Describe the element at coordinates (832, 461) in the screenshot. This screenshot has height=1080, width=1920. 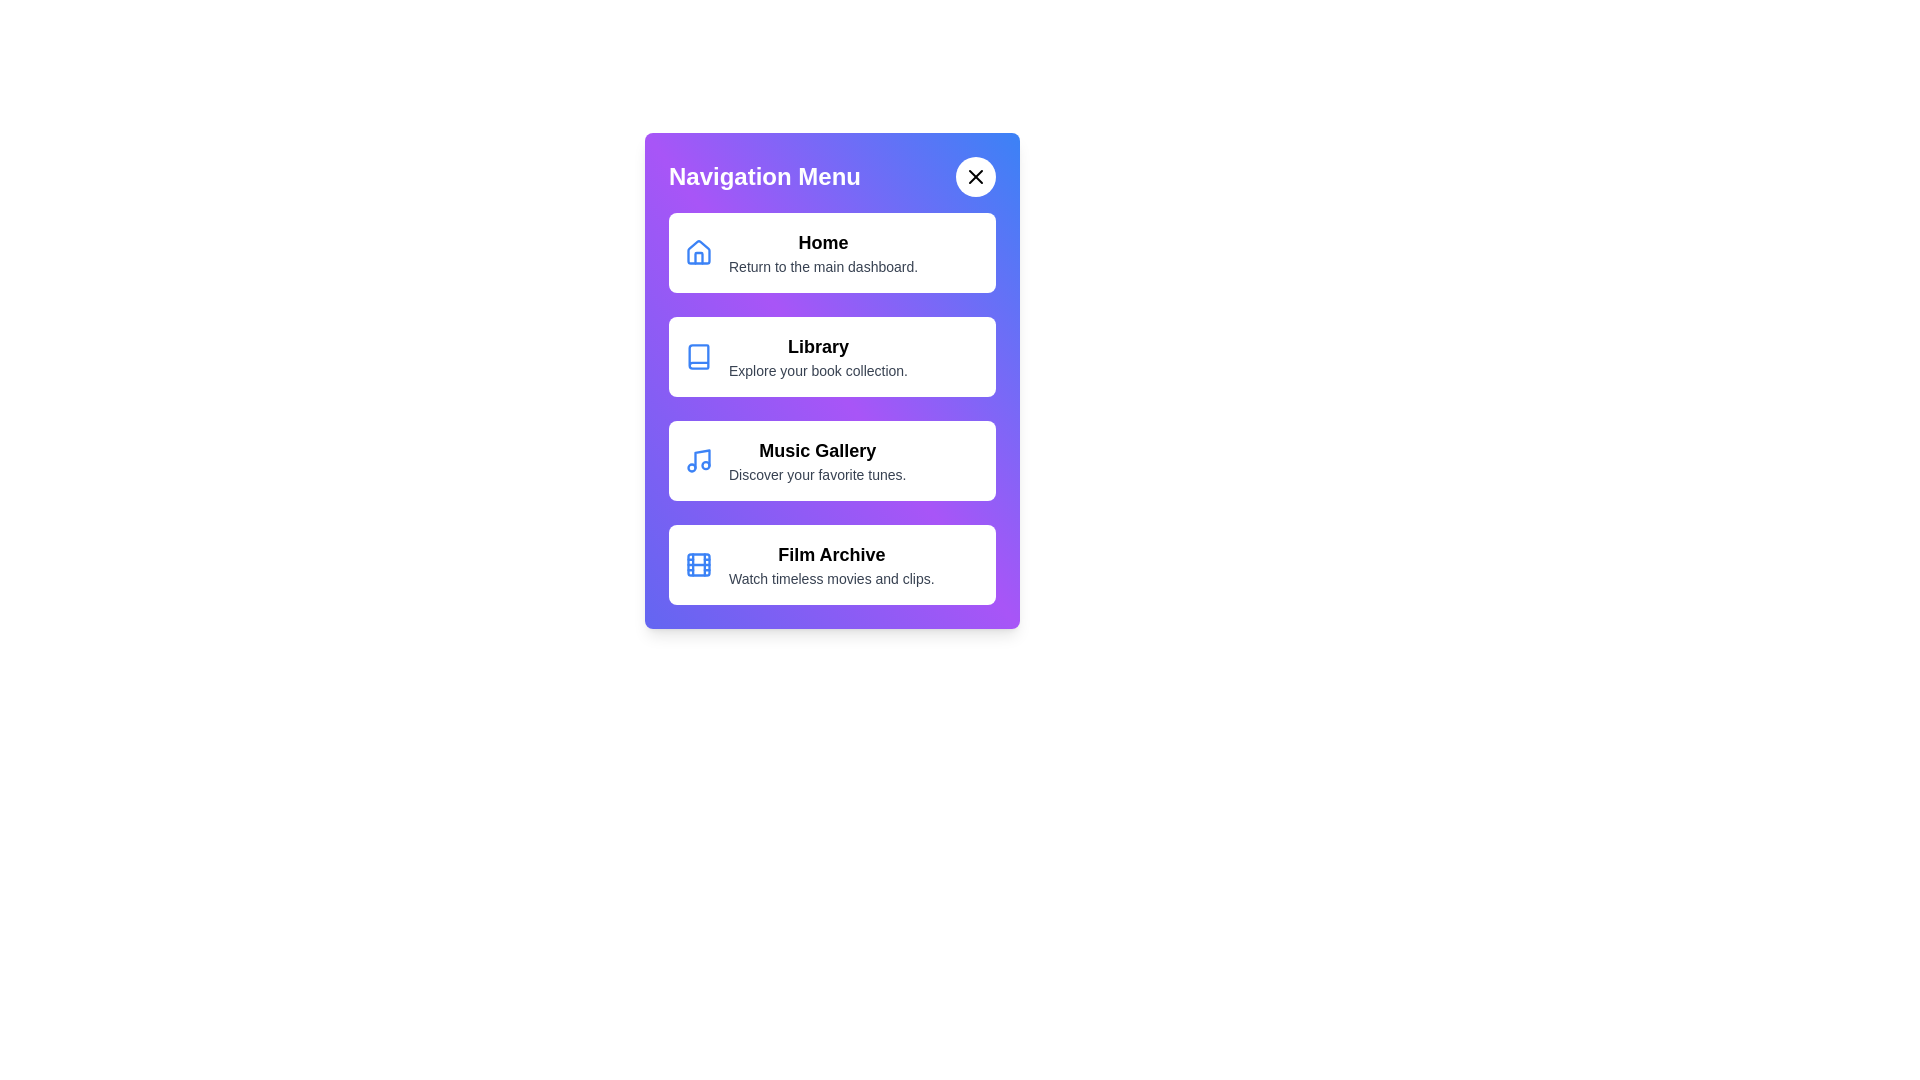
I see `the navigation menu item Music Gallery` at that location.